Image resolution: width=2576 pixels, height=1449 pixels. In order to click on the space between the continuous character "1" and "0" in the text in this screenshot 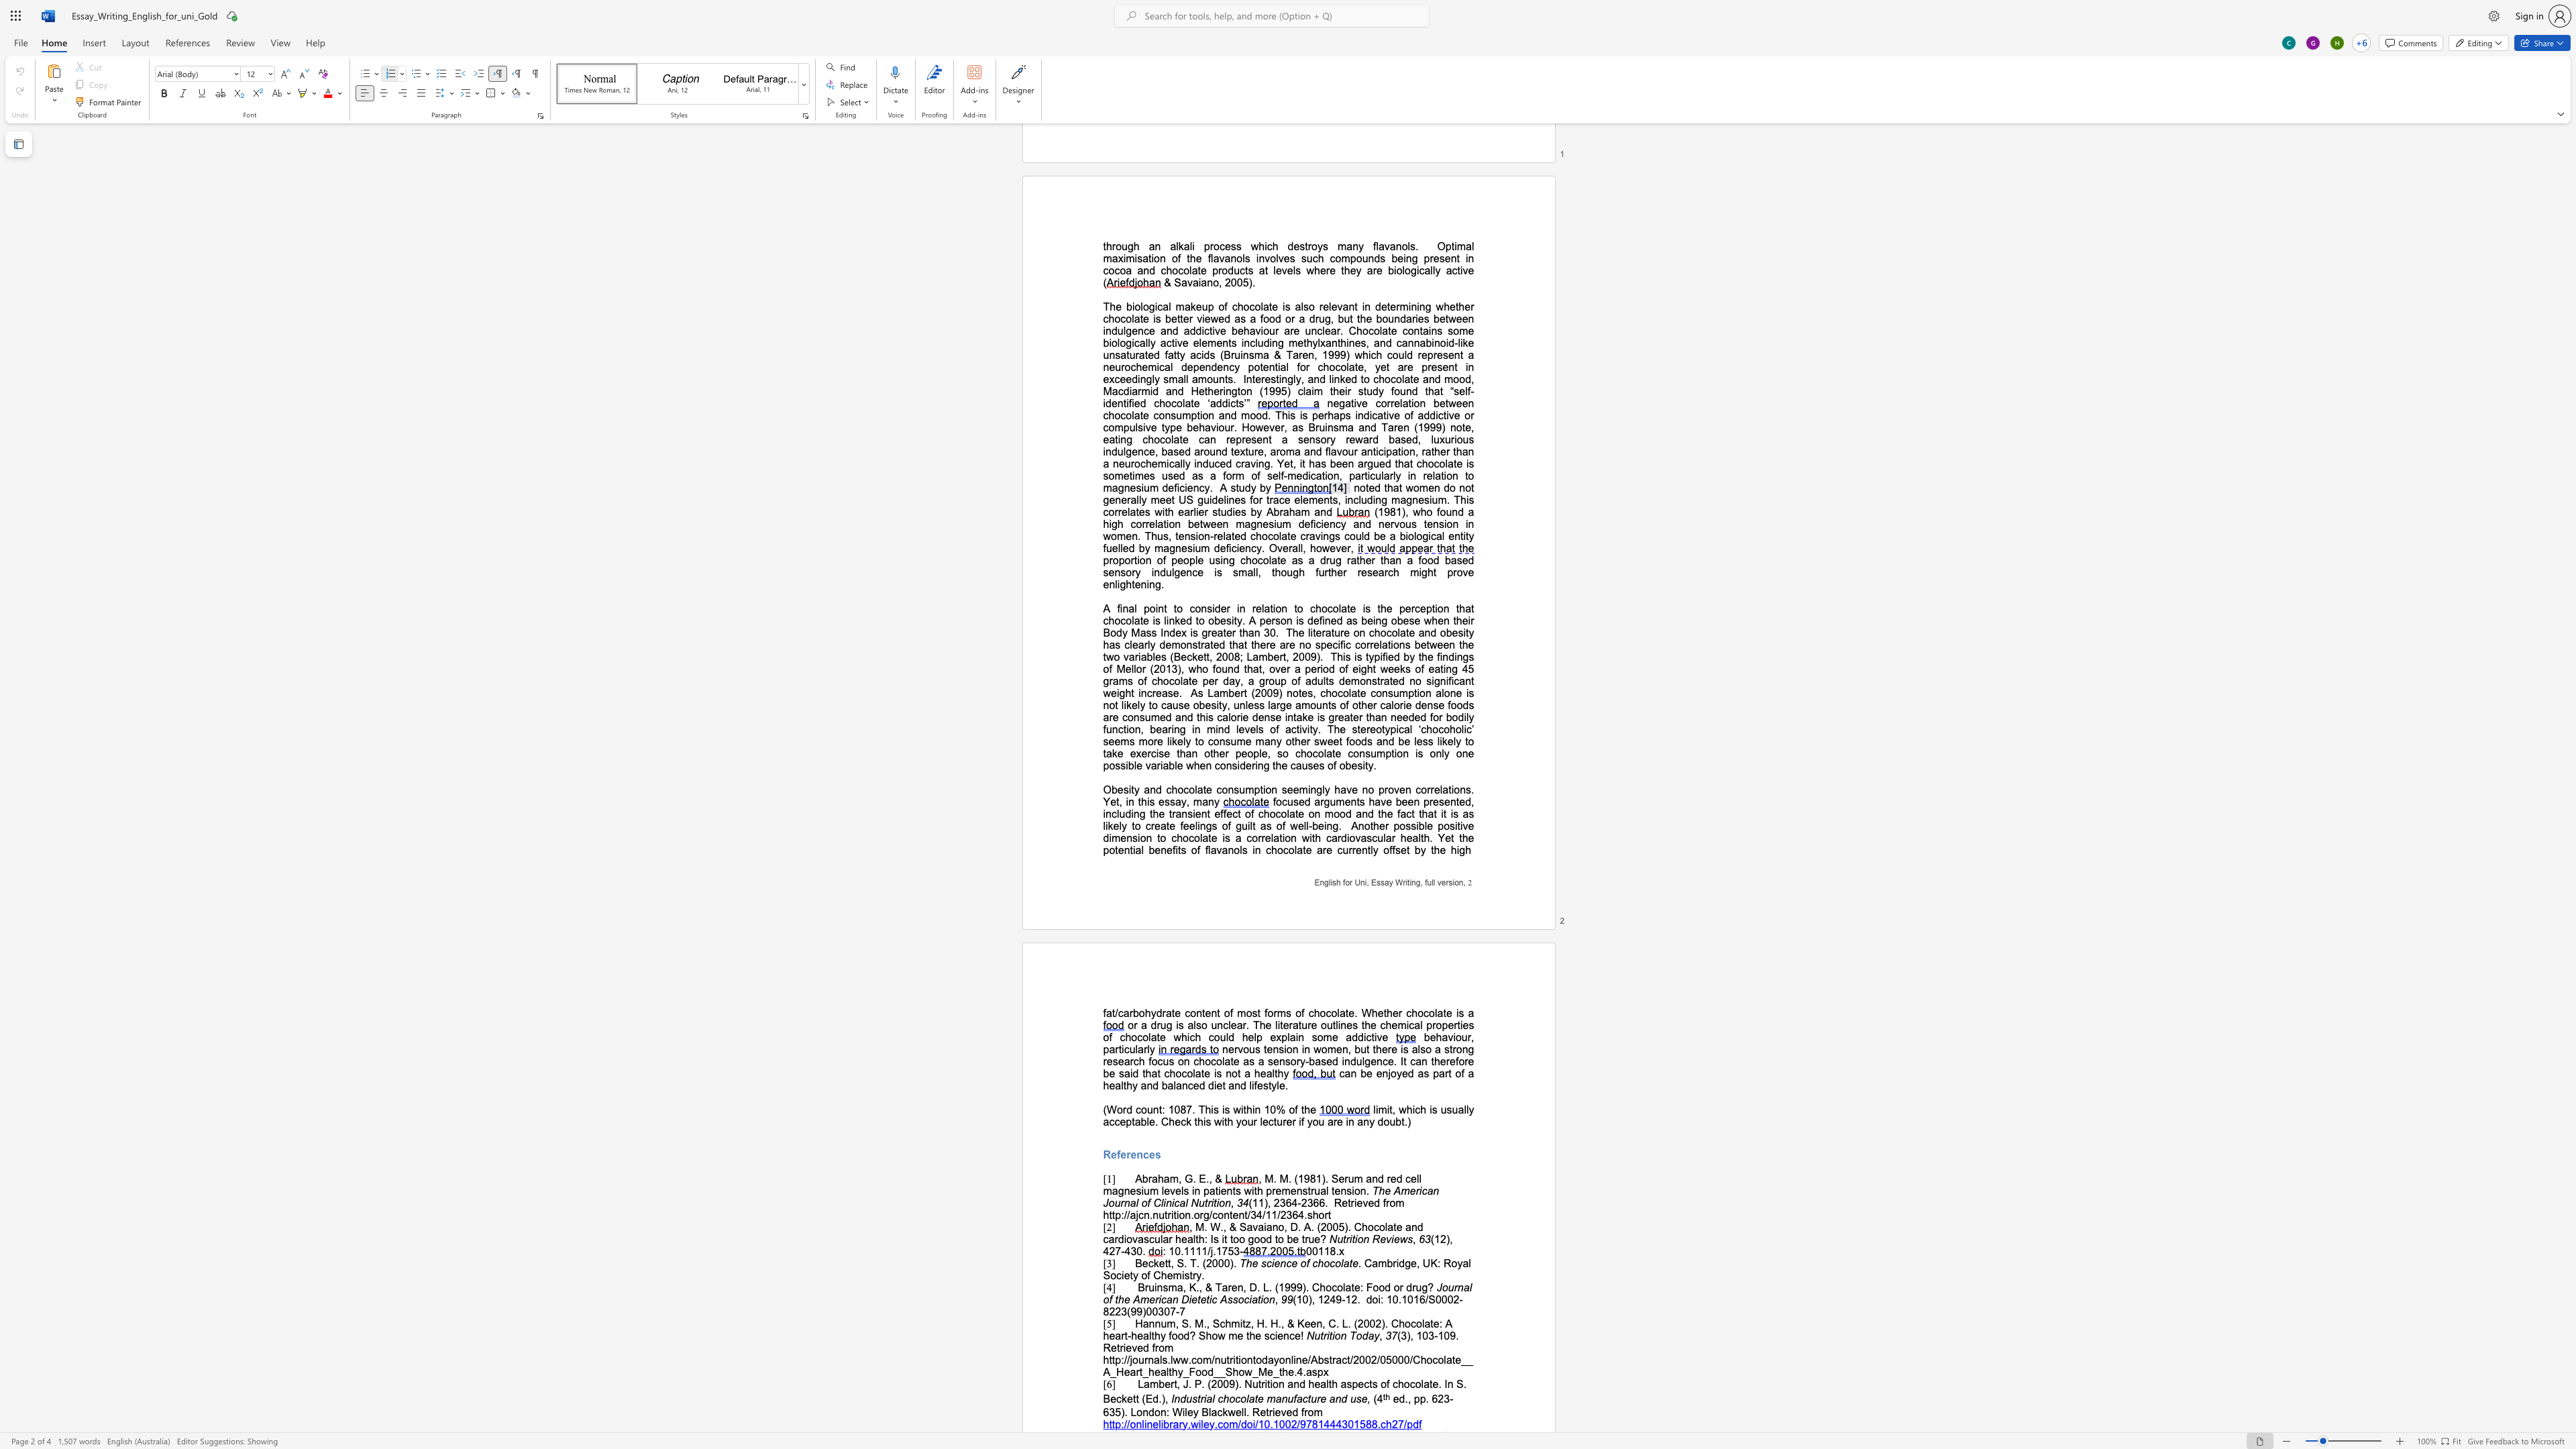, I will do `click(1301, 1299)`.